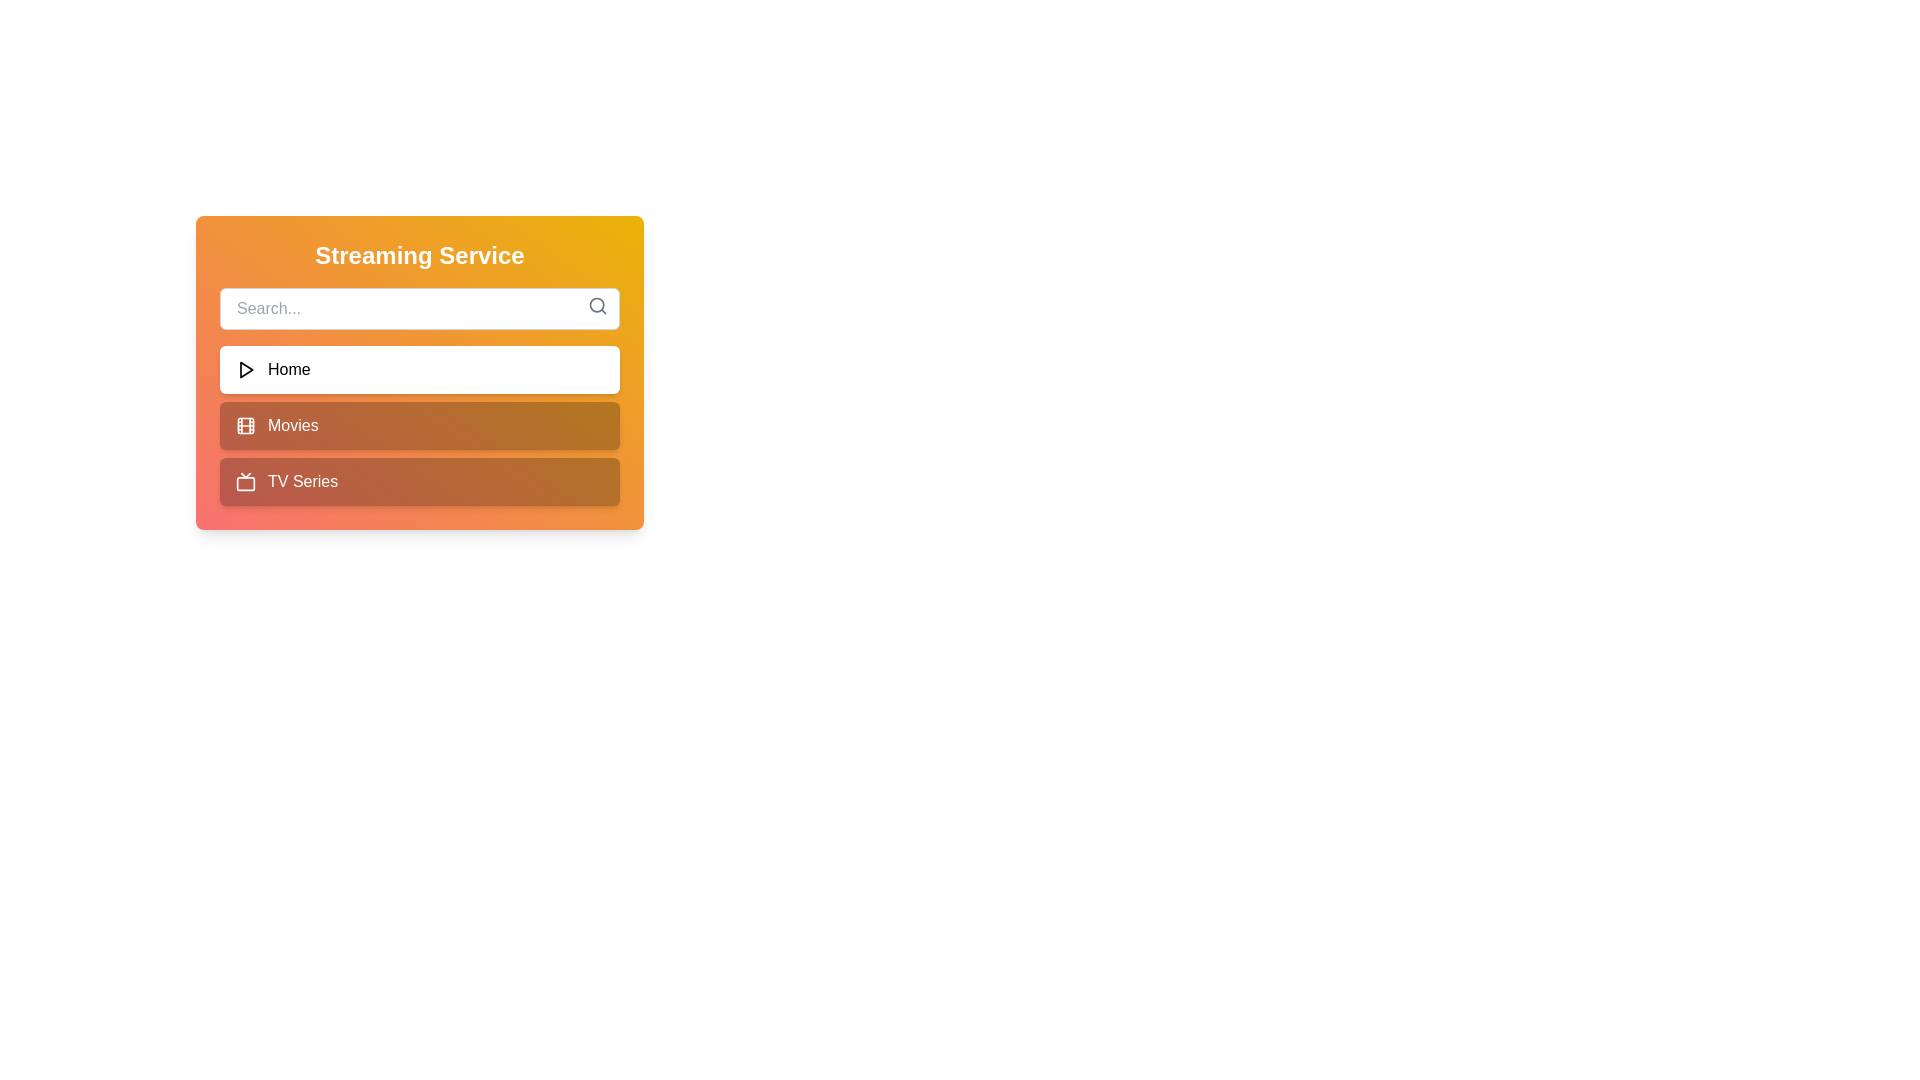  What do you see at coordinates (419, 424) in the screenshot?
I see `the Movies navigation button, which is the second option in the vertical menu list` at bounding box center [419, 424].